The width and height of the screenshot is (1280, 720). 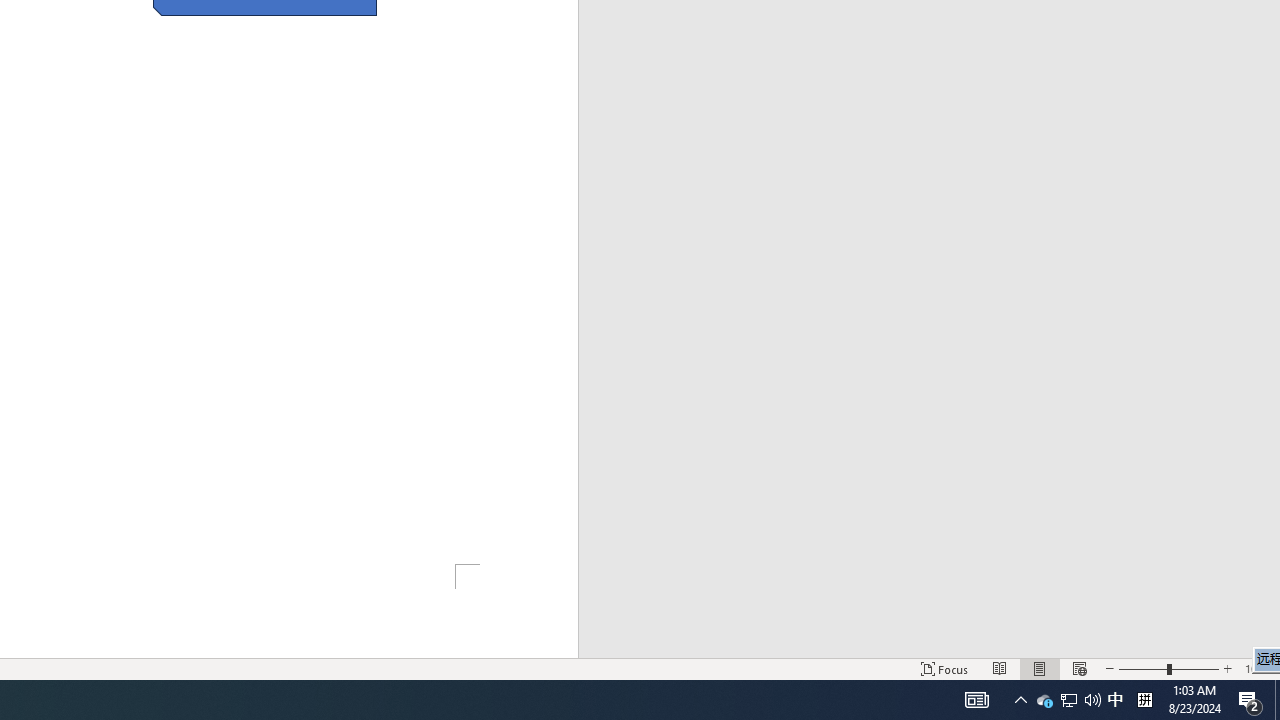 I want to click on 'Zoom', so click(x=1168, y=669).